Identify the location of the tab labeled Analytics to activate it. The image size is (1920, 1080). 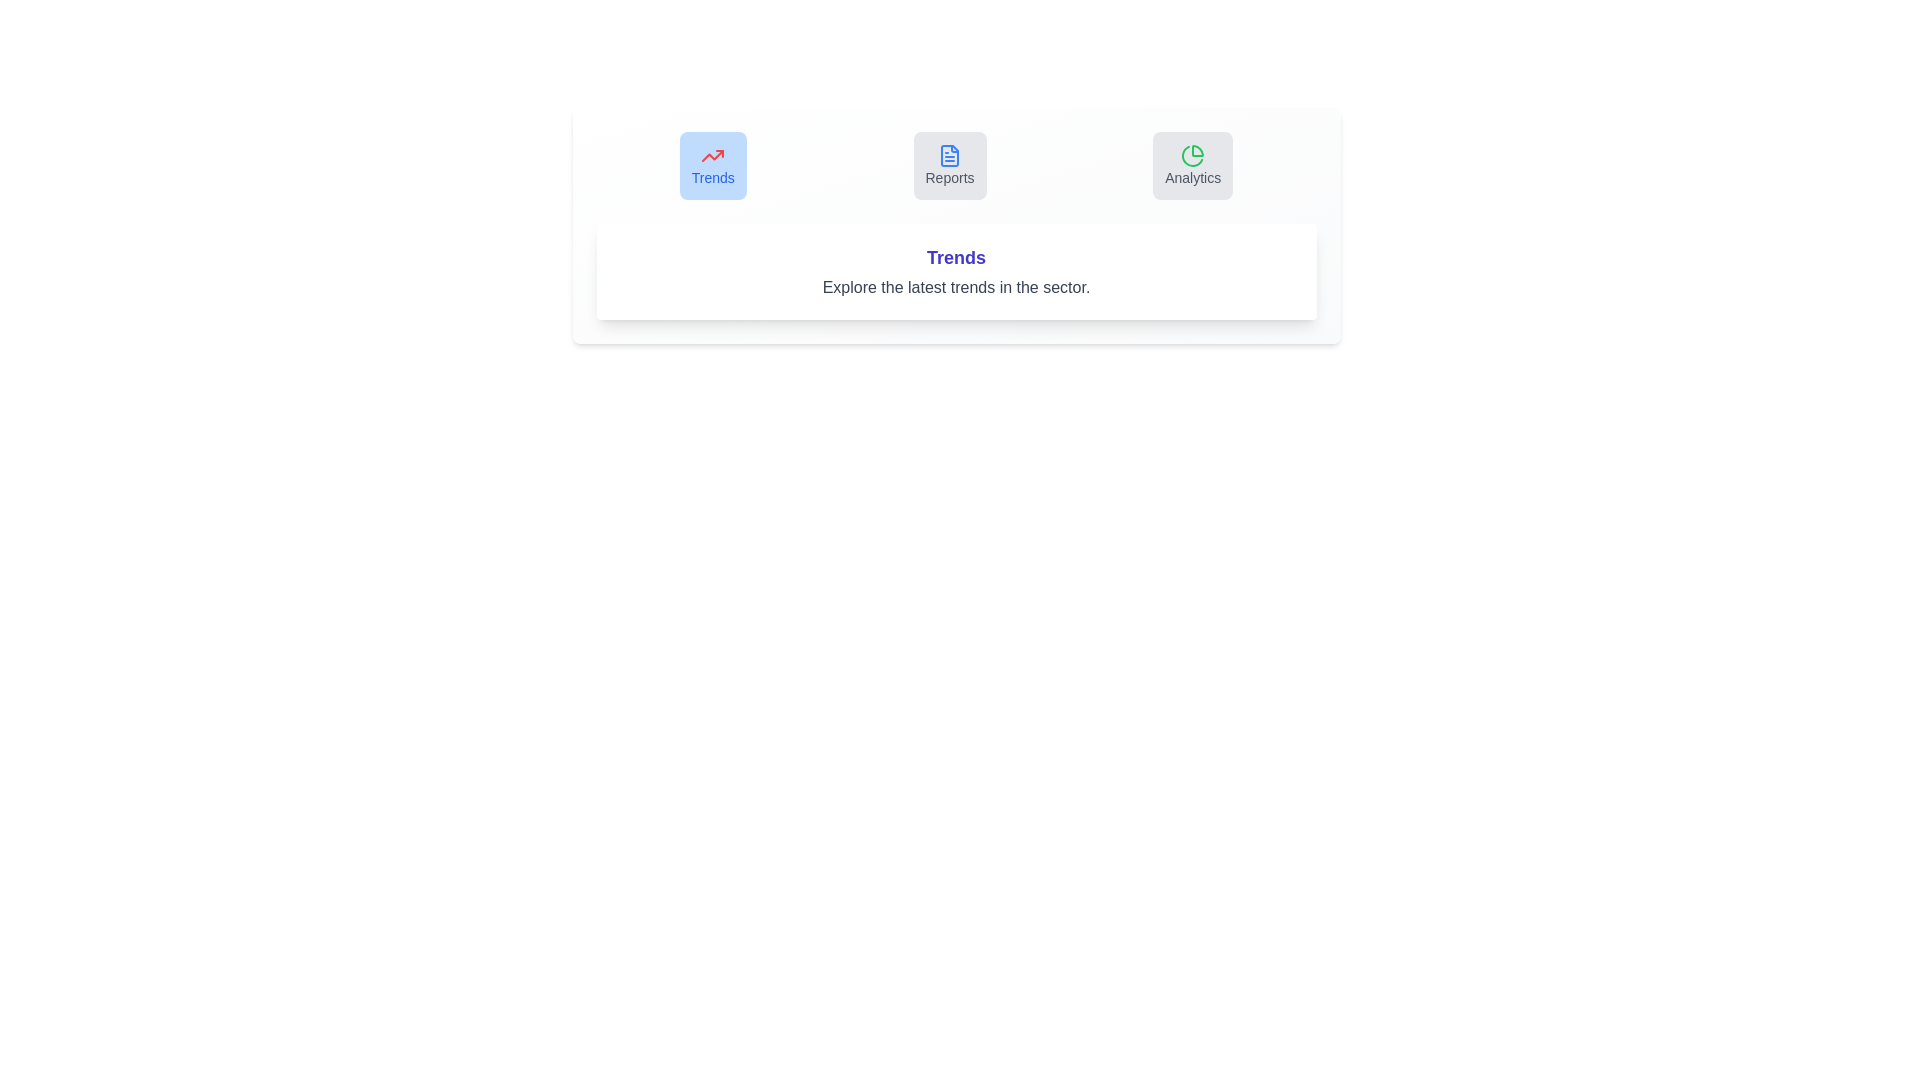
(1193, 164).